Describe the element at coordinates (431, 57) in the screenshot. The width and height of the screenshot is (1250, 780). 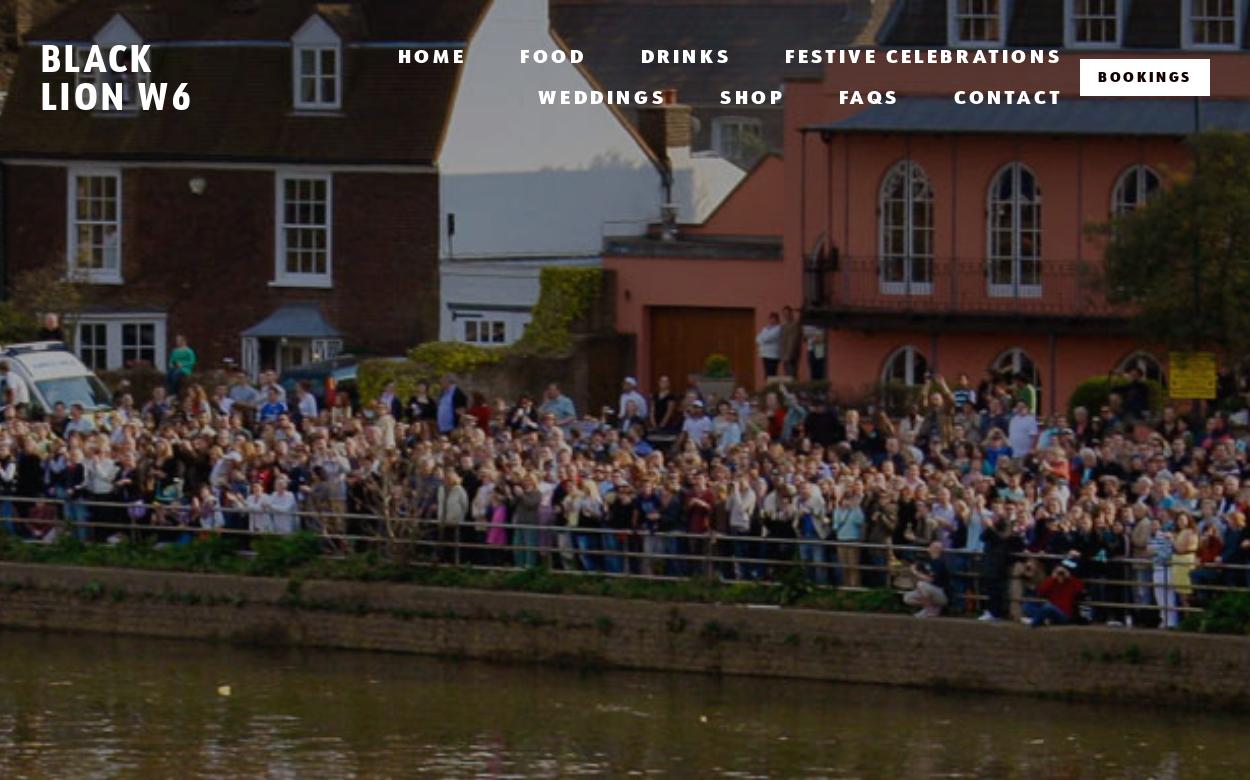
I see `'Home'` at that location.